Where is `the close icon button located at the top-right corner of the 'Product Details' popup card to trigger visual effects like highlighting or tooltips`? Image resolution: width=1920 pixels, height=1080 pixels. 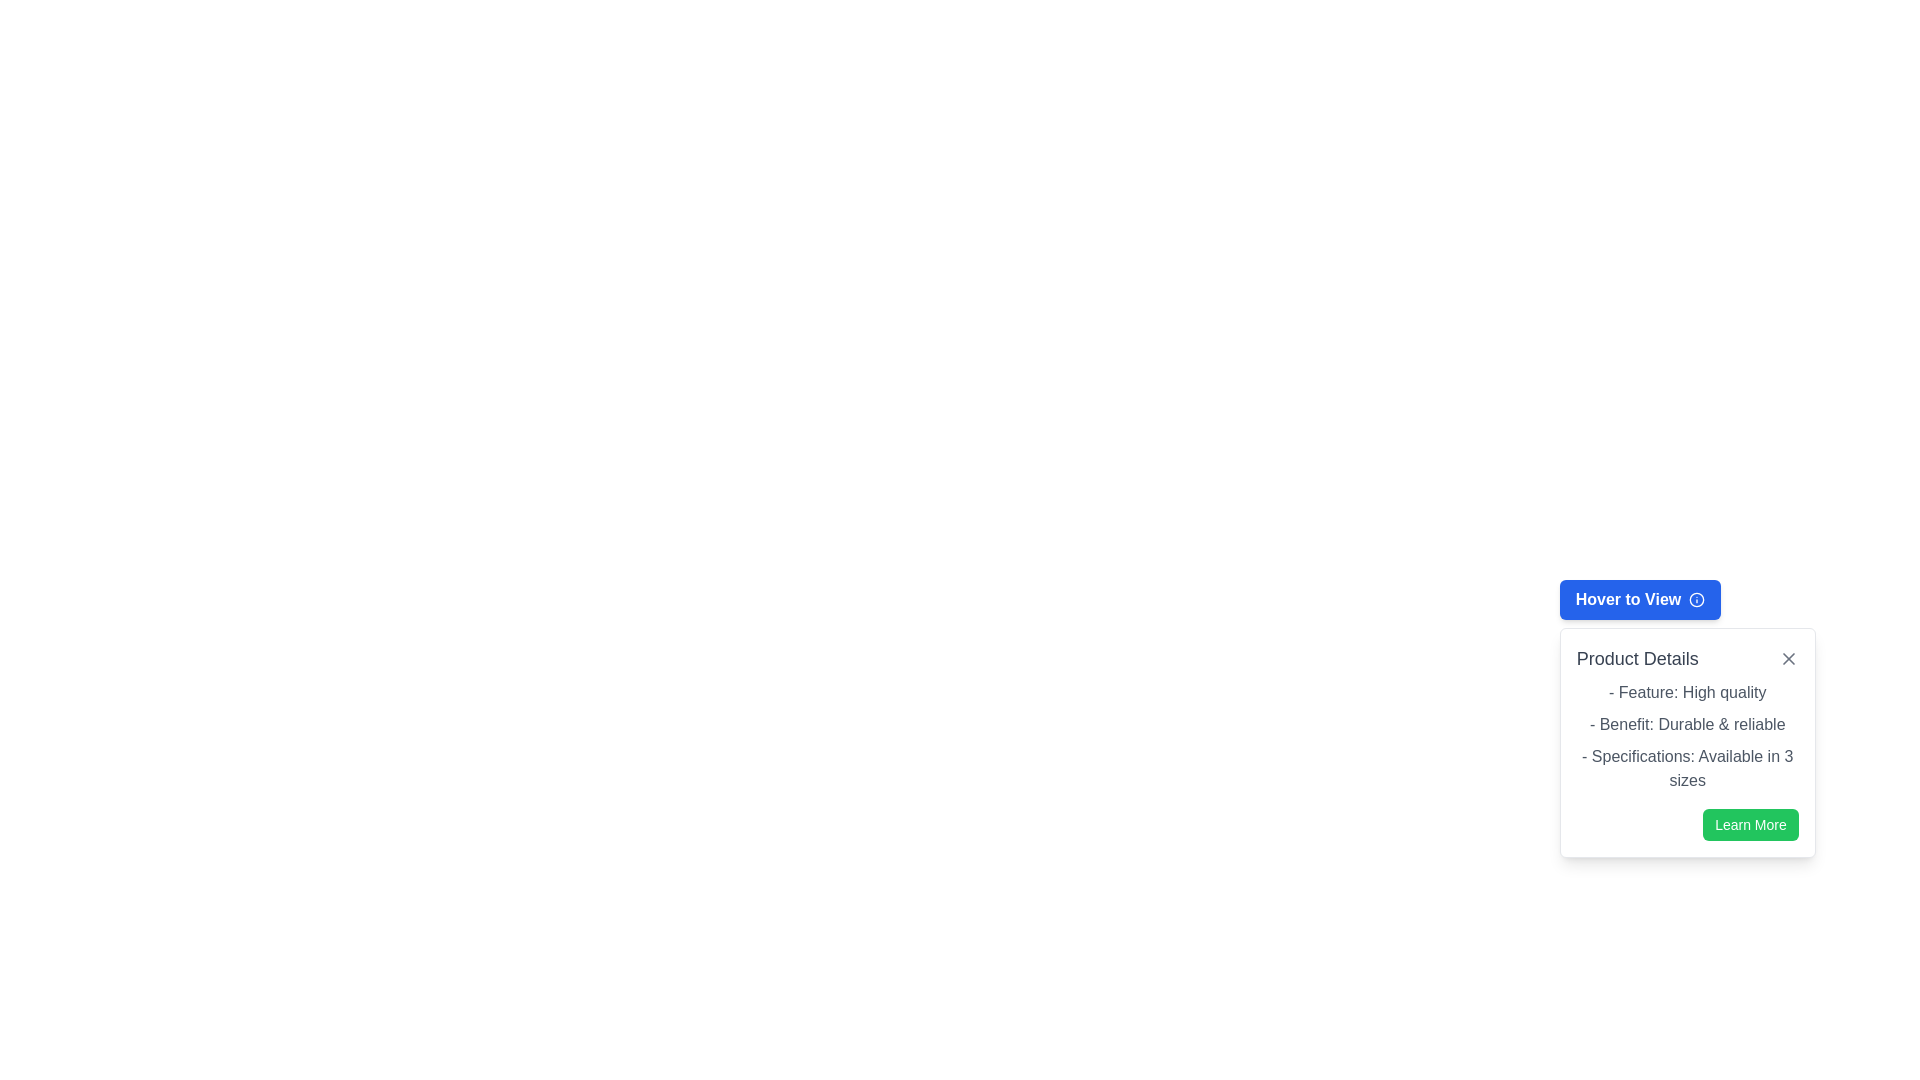
the close icon button located at the top-right corner of the 'Product Details' popup card to trigger visual effects like highlighting or tooltips is located at coordinates (1788, 659).